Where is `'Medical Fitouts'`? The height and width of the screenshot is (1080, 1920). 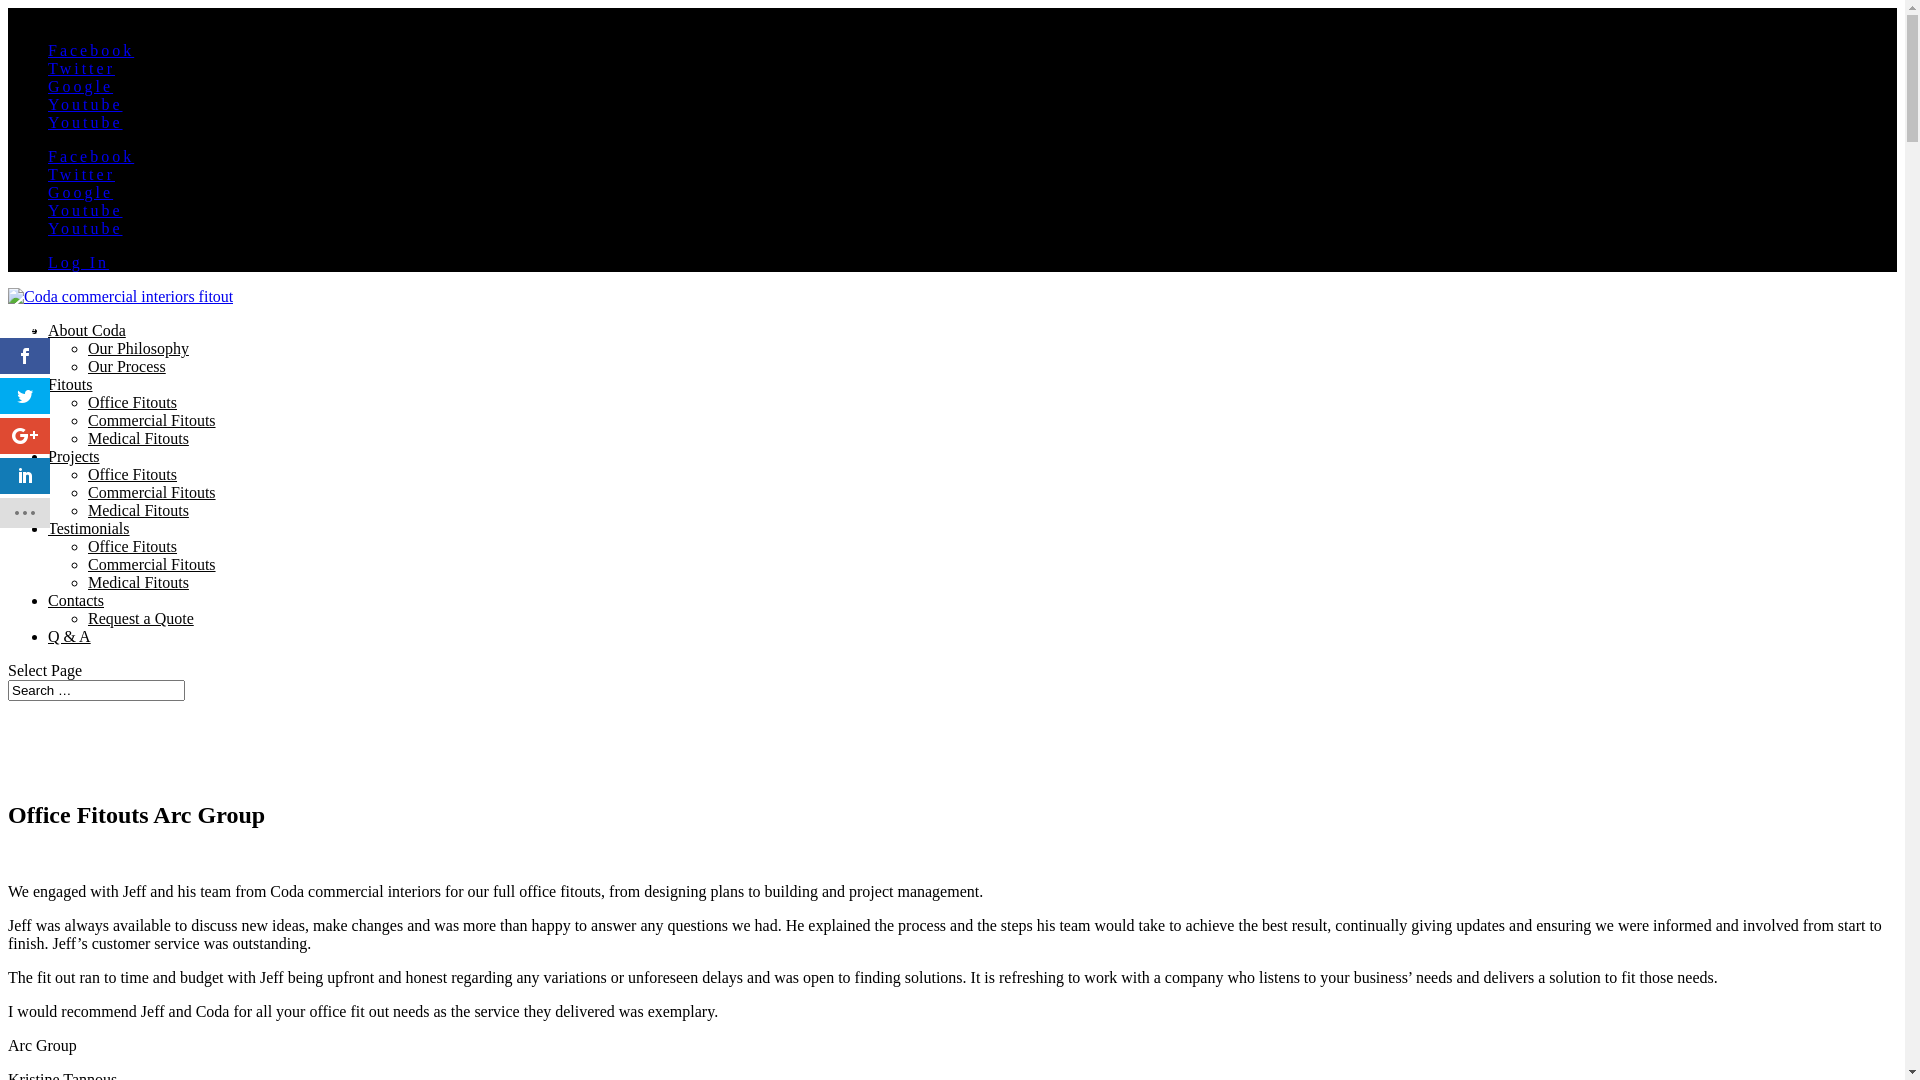
'Medical Fitouts' is located at coordinates (137, 582).